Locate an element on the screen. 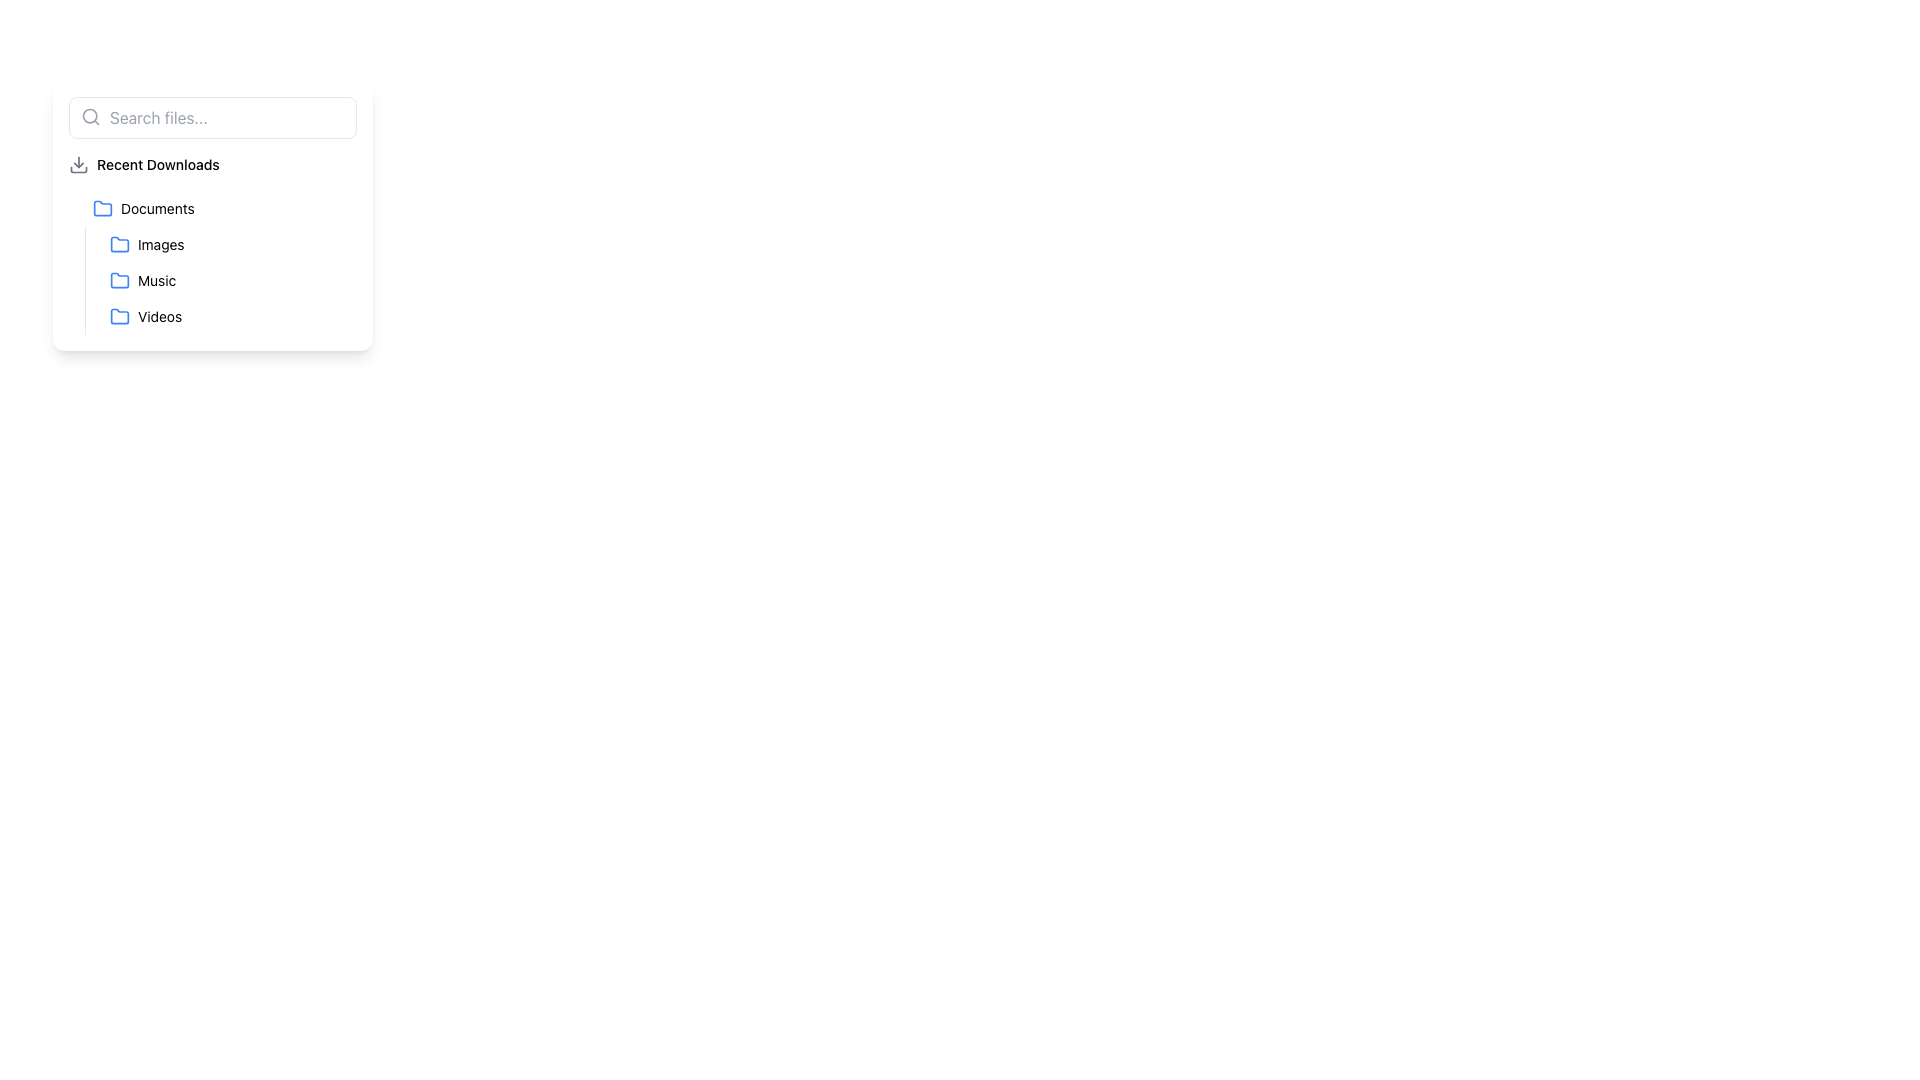  the folder icon with a blue outline located next to the 'Music' label is located at coordinates (119, 280).